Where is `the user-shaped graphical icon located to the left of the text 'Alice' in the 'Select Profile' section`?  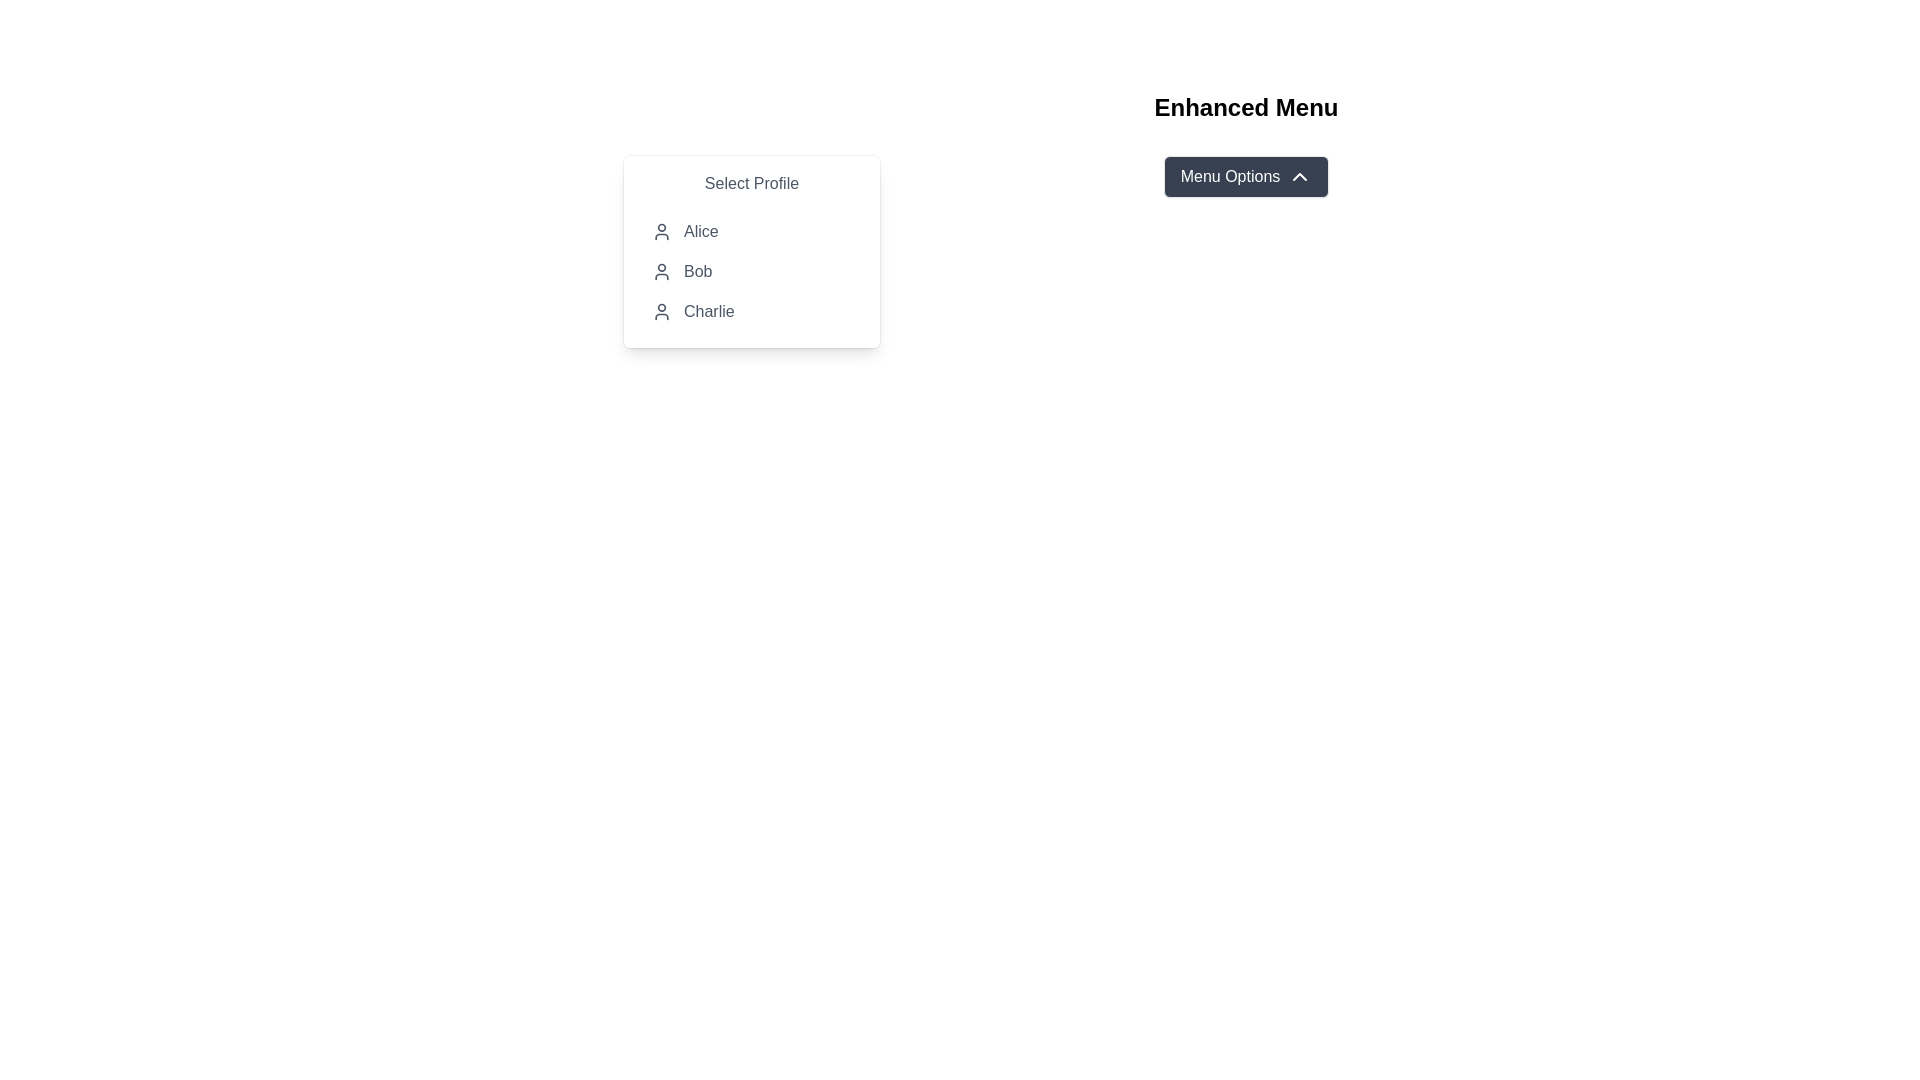 the user-shaped graphical icon located to the left of the text 'Alice' in the 'Select Profile' section is located at coordinates (662, 230).